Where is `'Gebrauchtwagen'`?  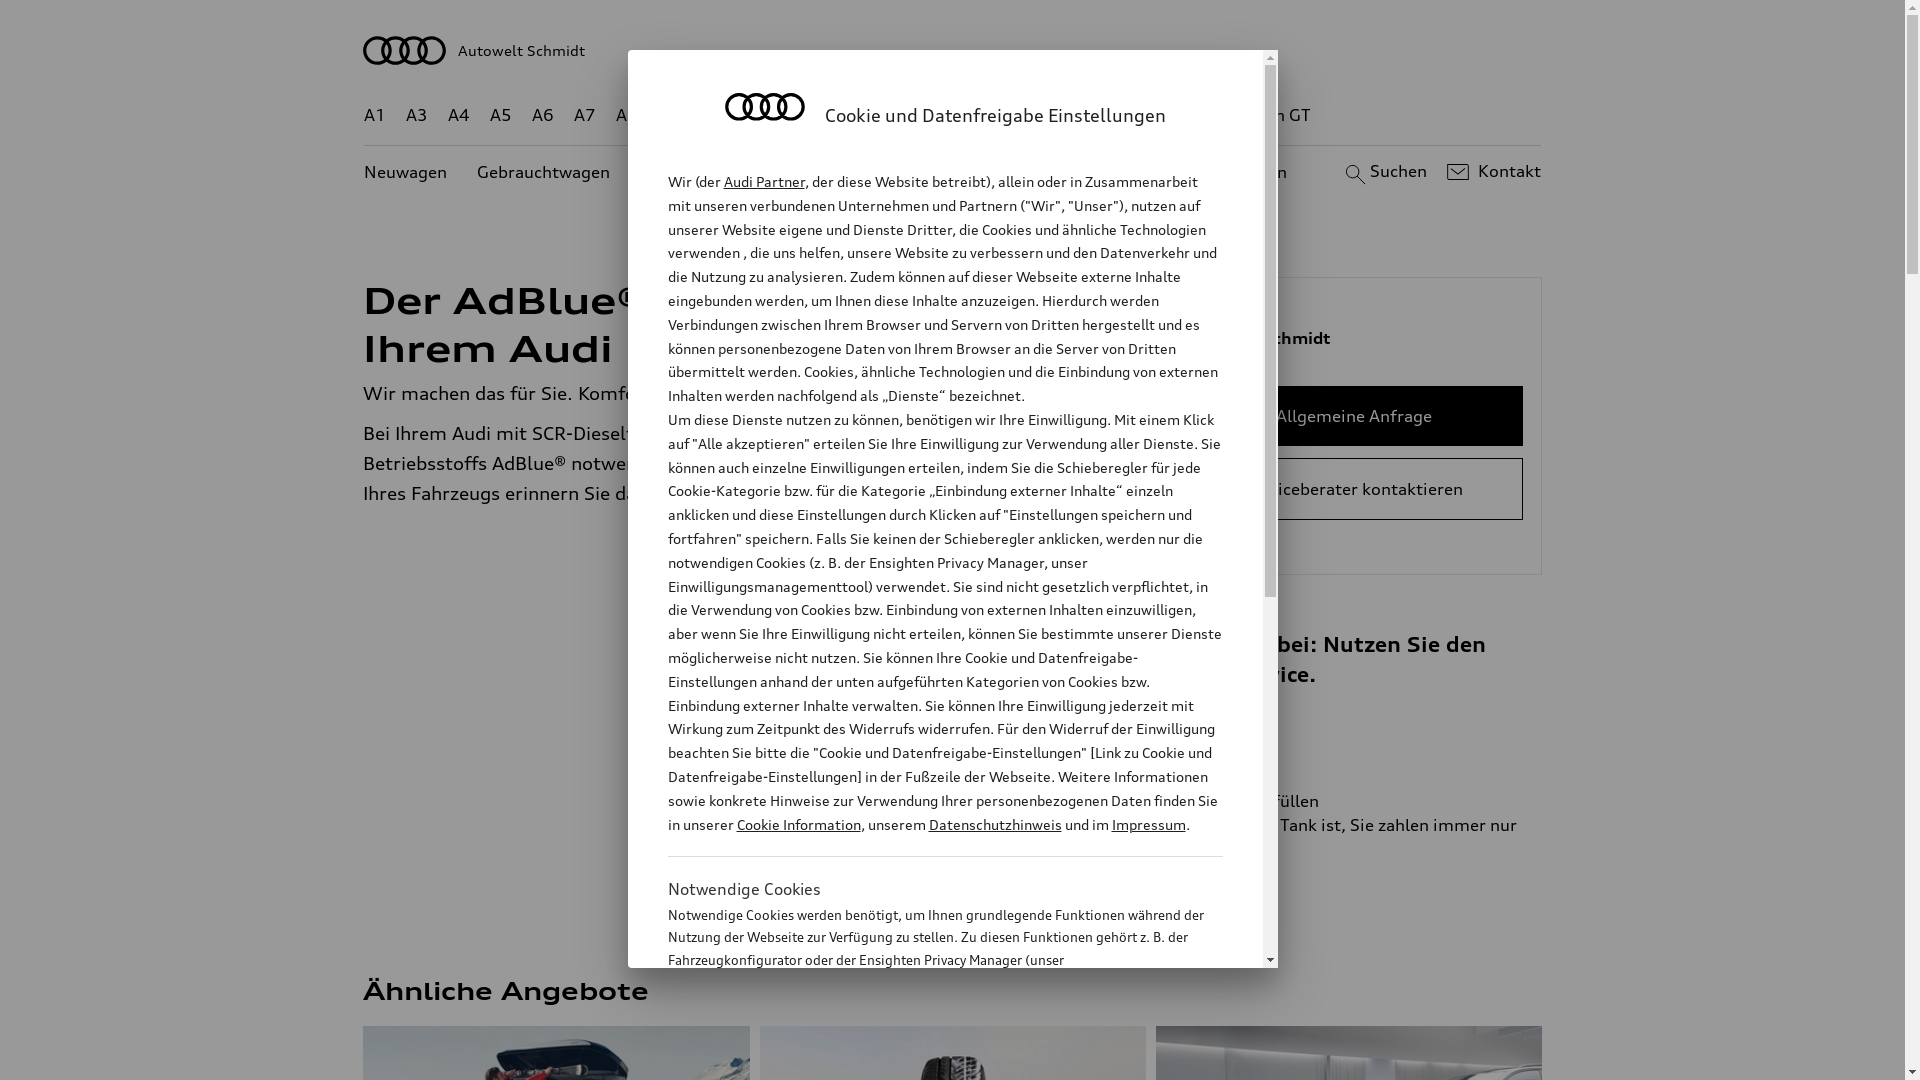
'Gebrauchtwagen' is located at coordinates (543, 171).